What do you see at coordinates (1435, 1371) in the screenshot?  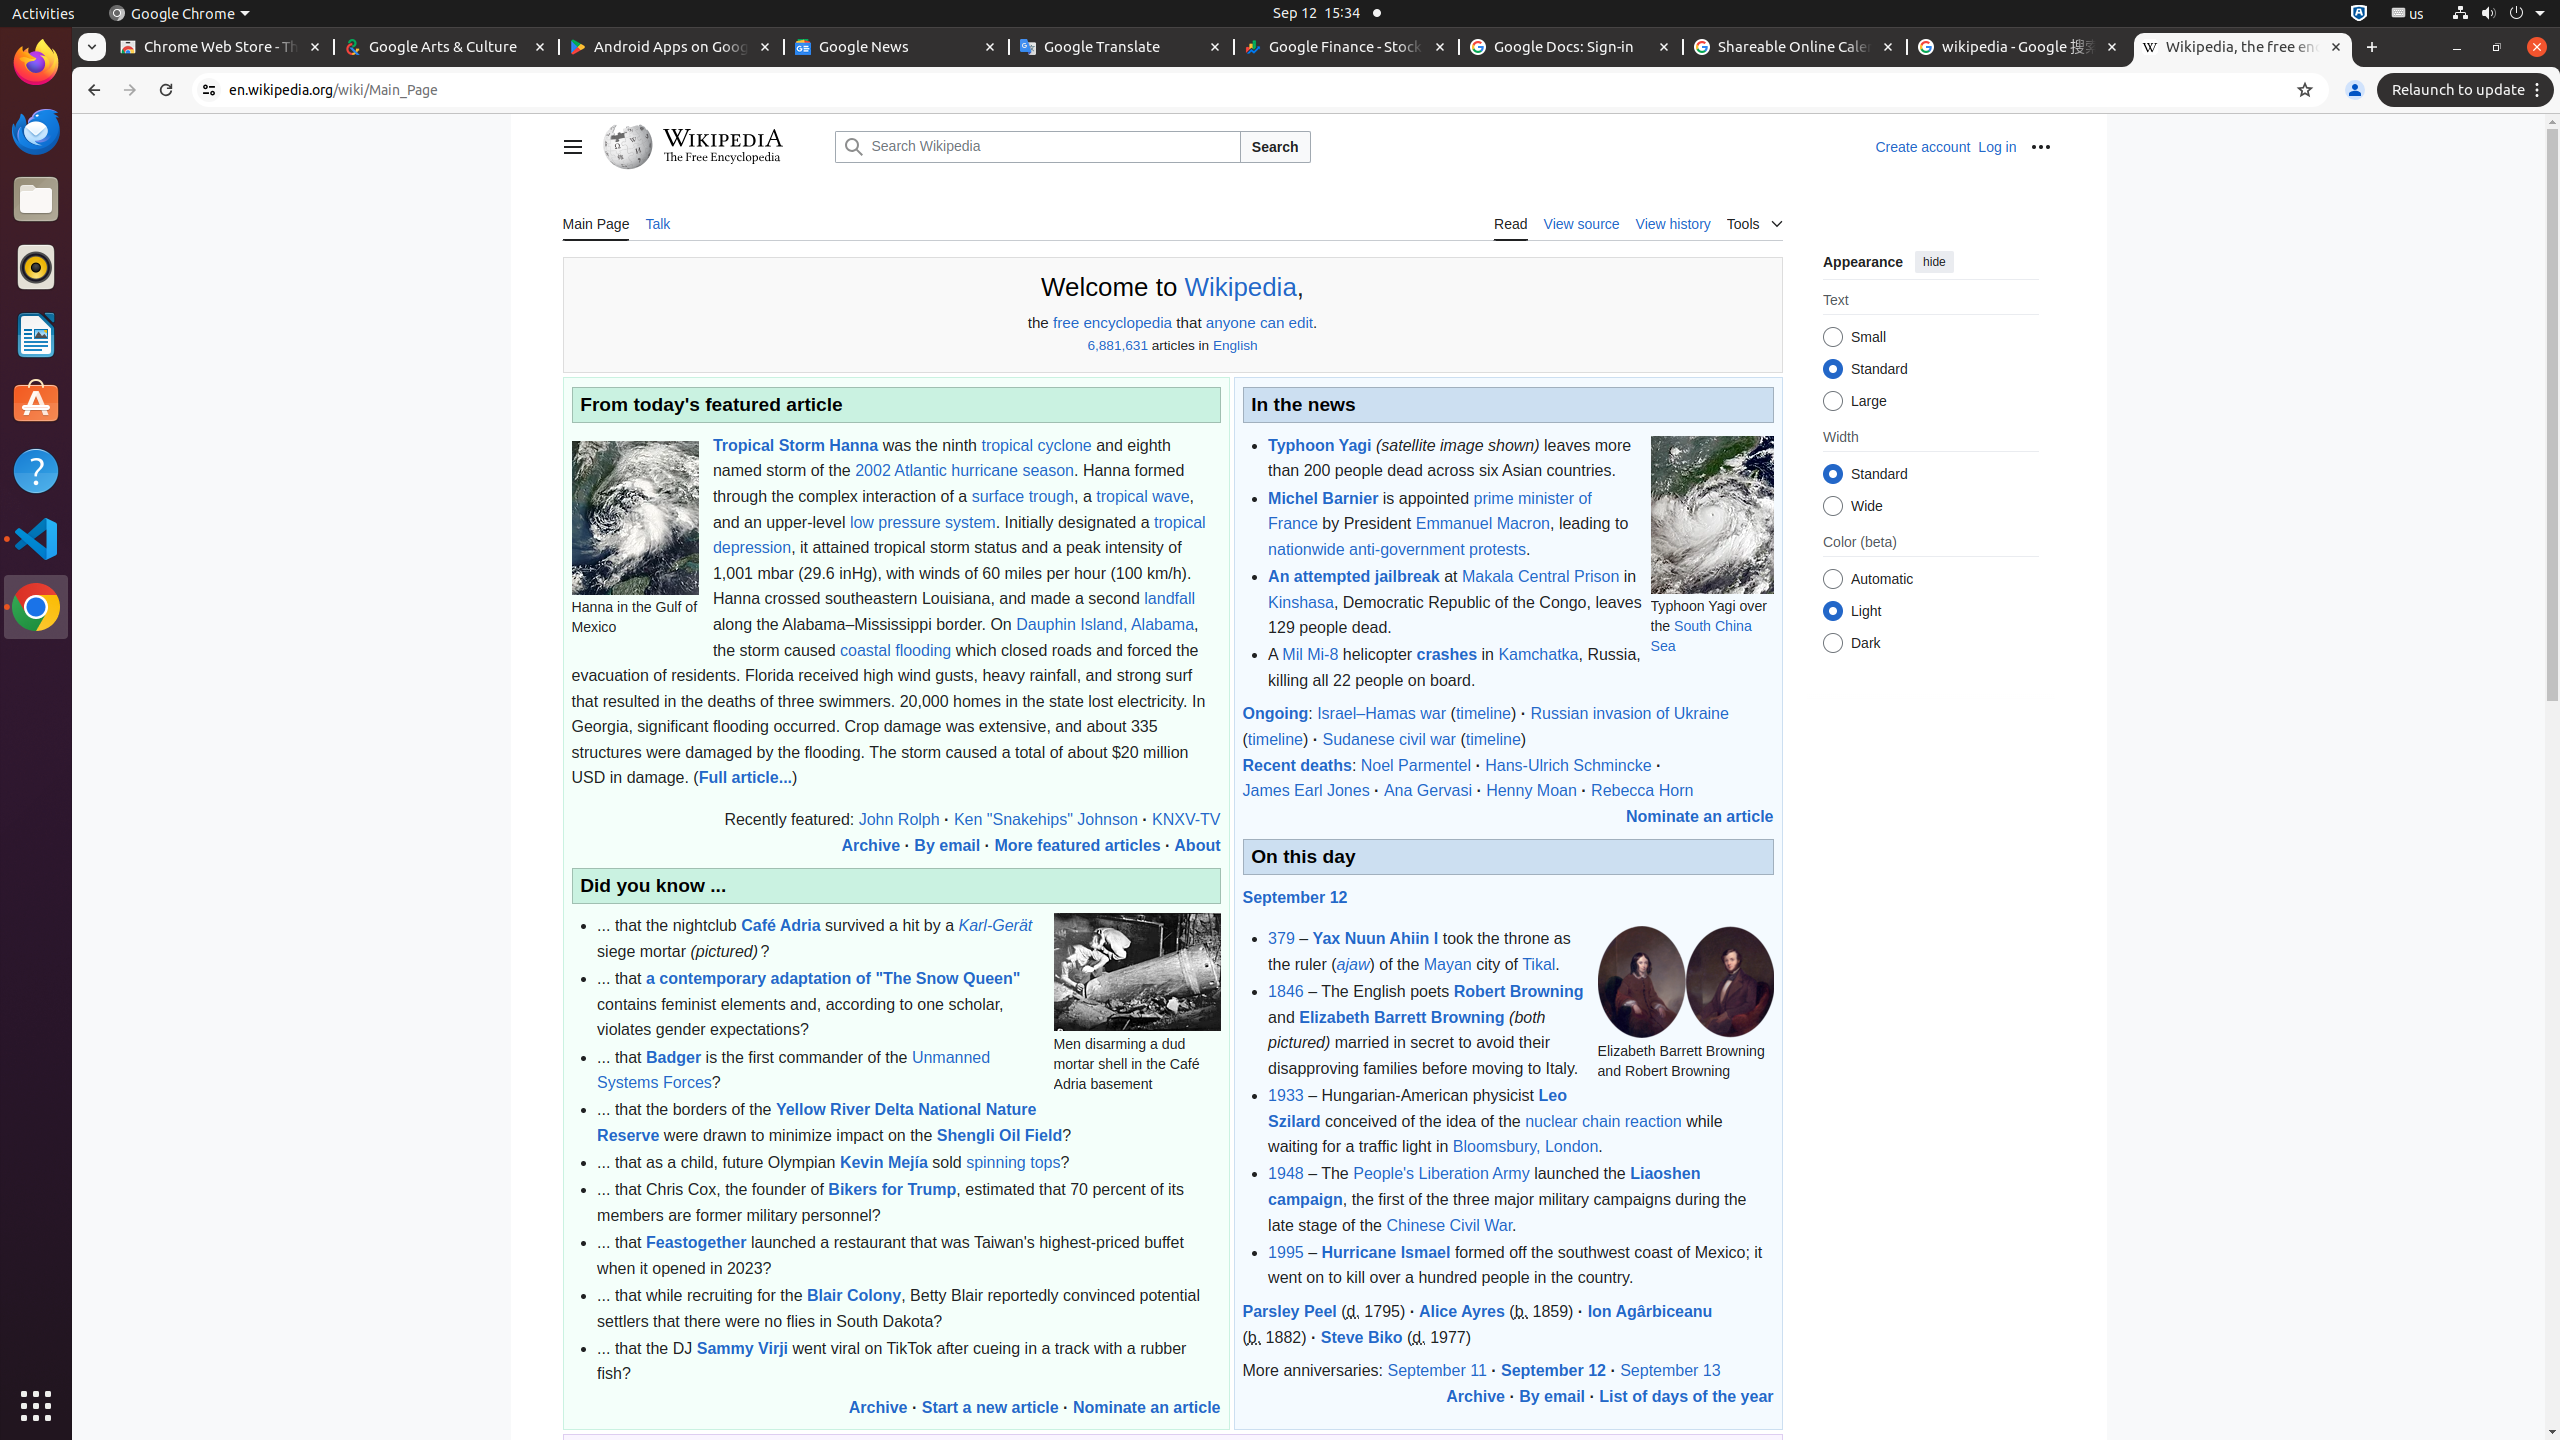 I see `'September 11'` at bounding box center [1435, 1371].